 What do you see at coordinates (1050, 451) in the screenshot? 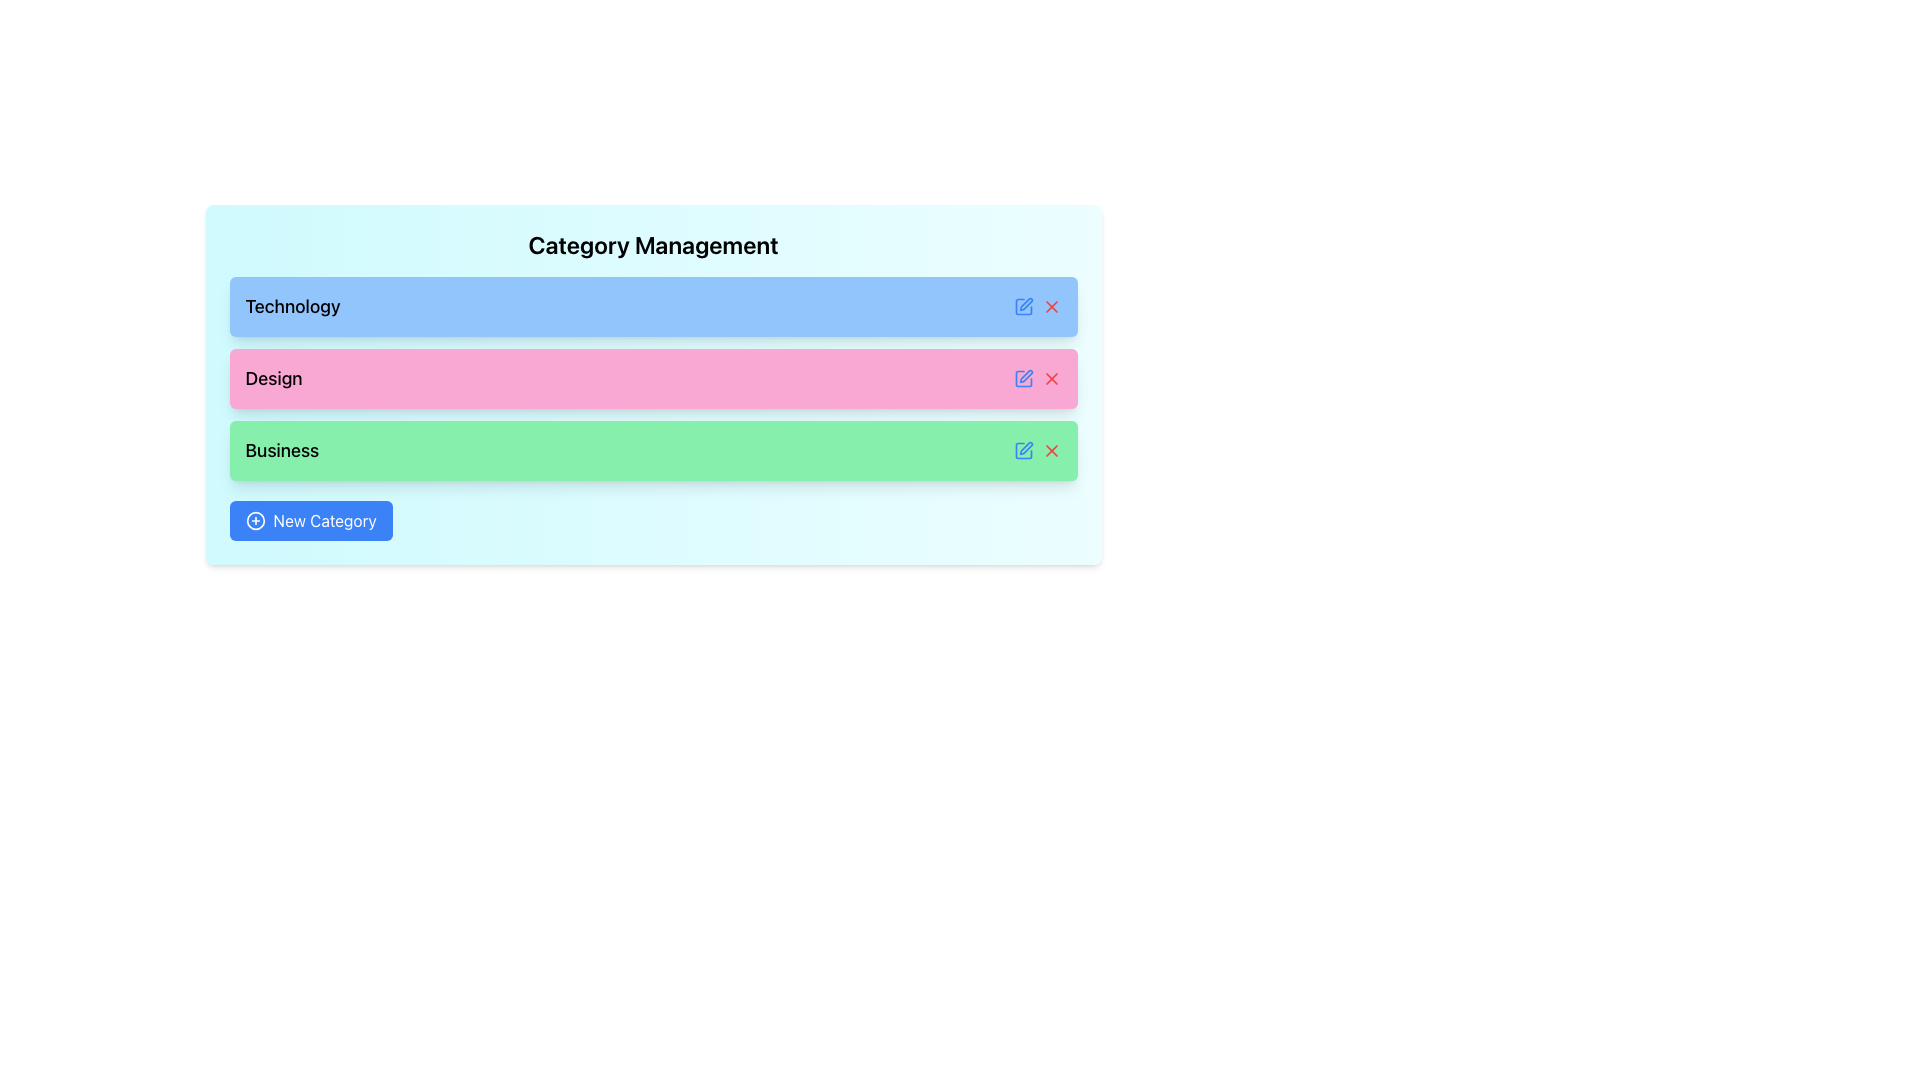
I see `the delete button located at the rightmost side of the green section labeled 'Business', which is the third item in the vertical stack of categories` at bounding box center [1050, 451].